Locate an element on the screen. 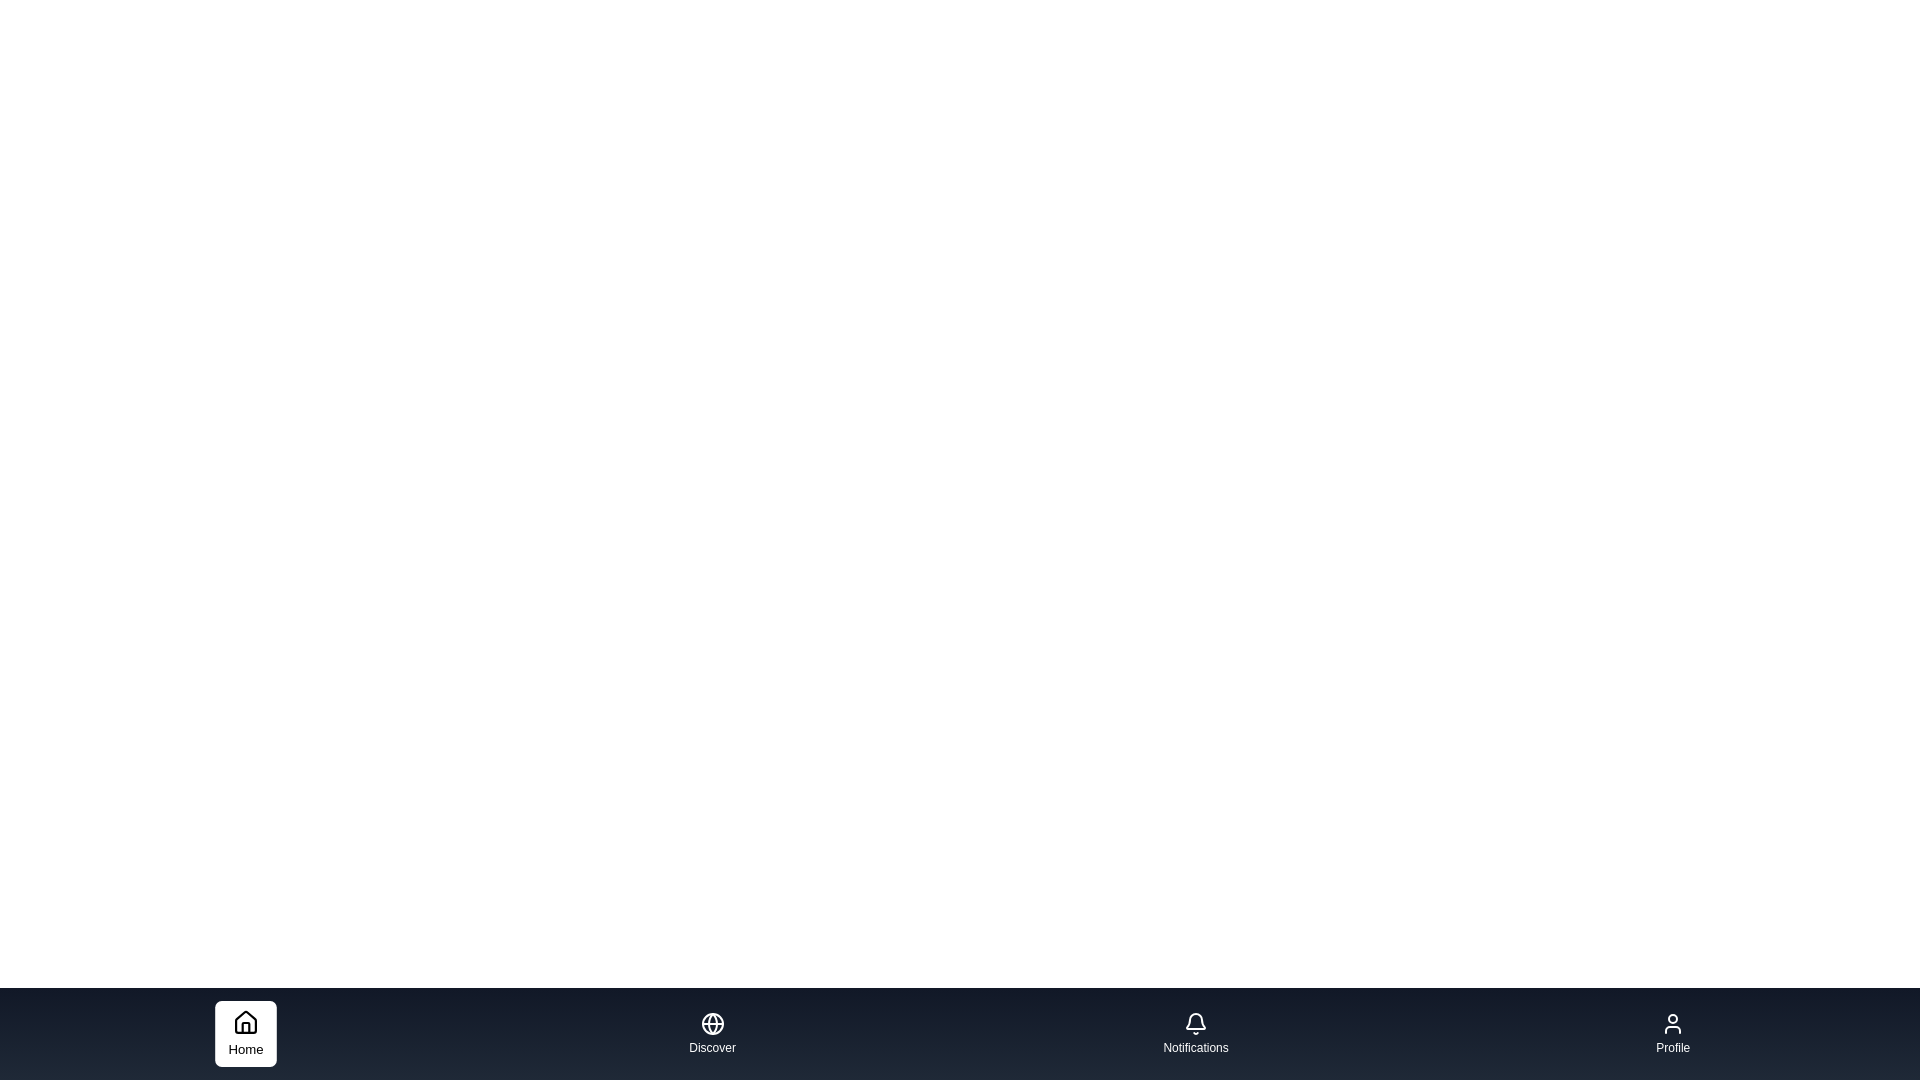 Image resolution: width=1920 pixels, height=1080 pixels. the Profile tab to activate it and observe the visual change is located at coordinates (1673, 1033).